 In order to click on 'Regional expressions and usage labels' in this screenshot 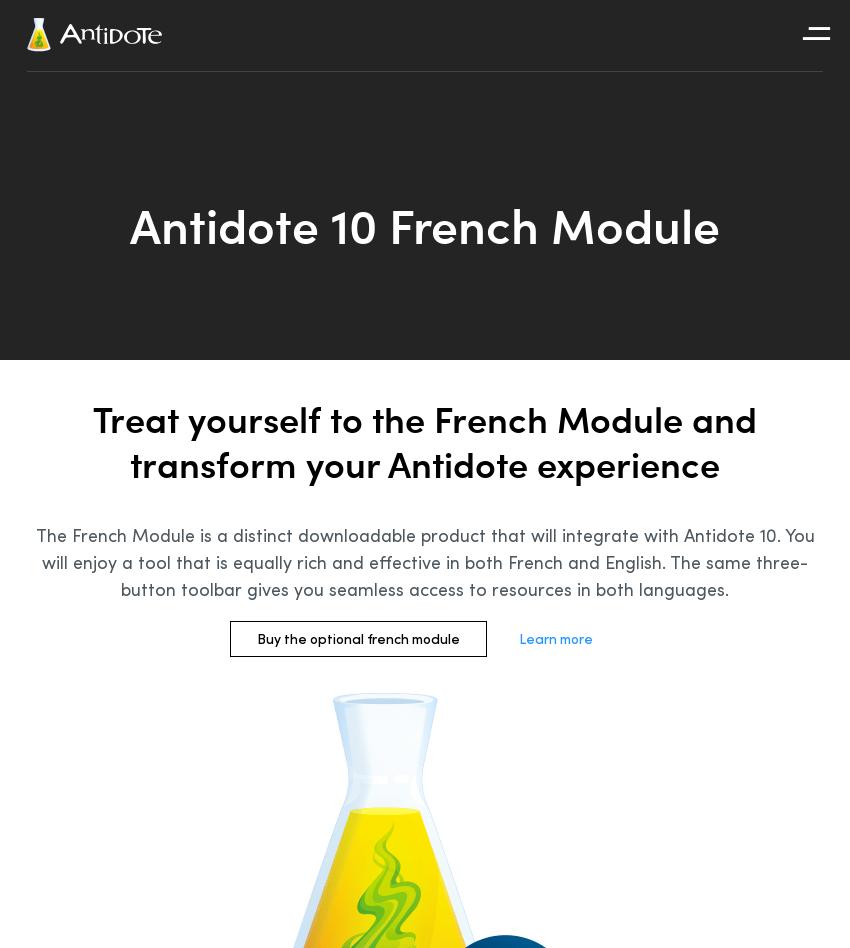, I will do `click(453, 534)`.